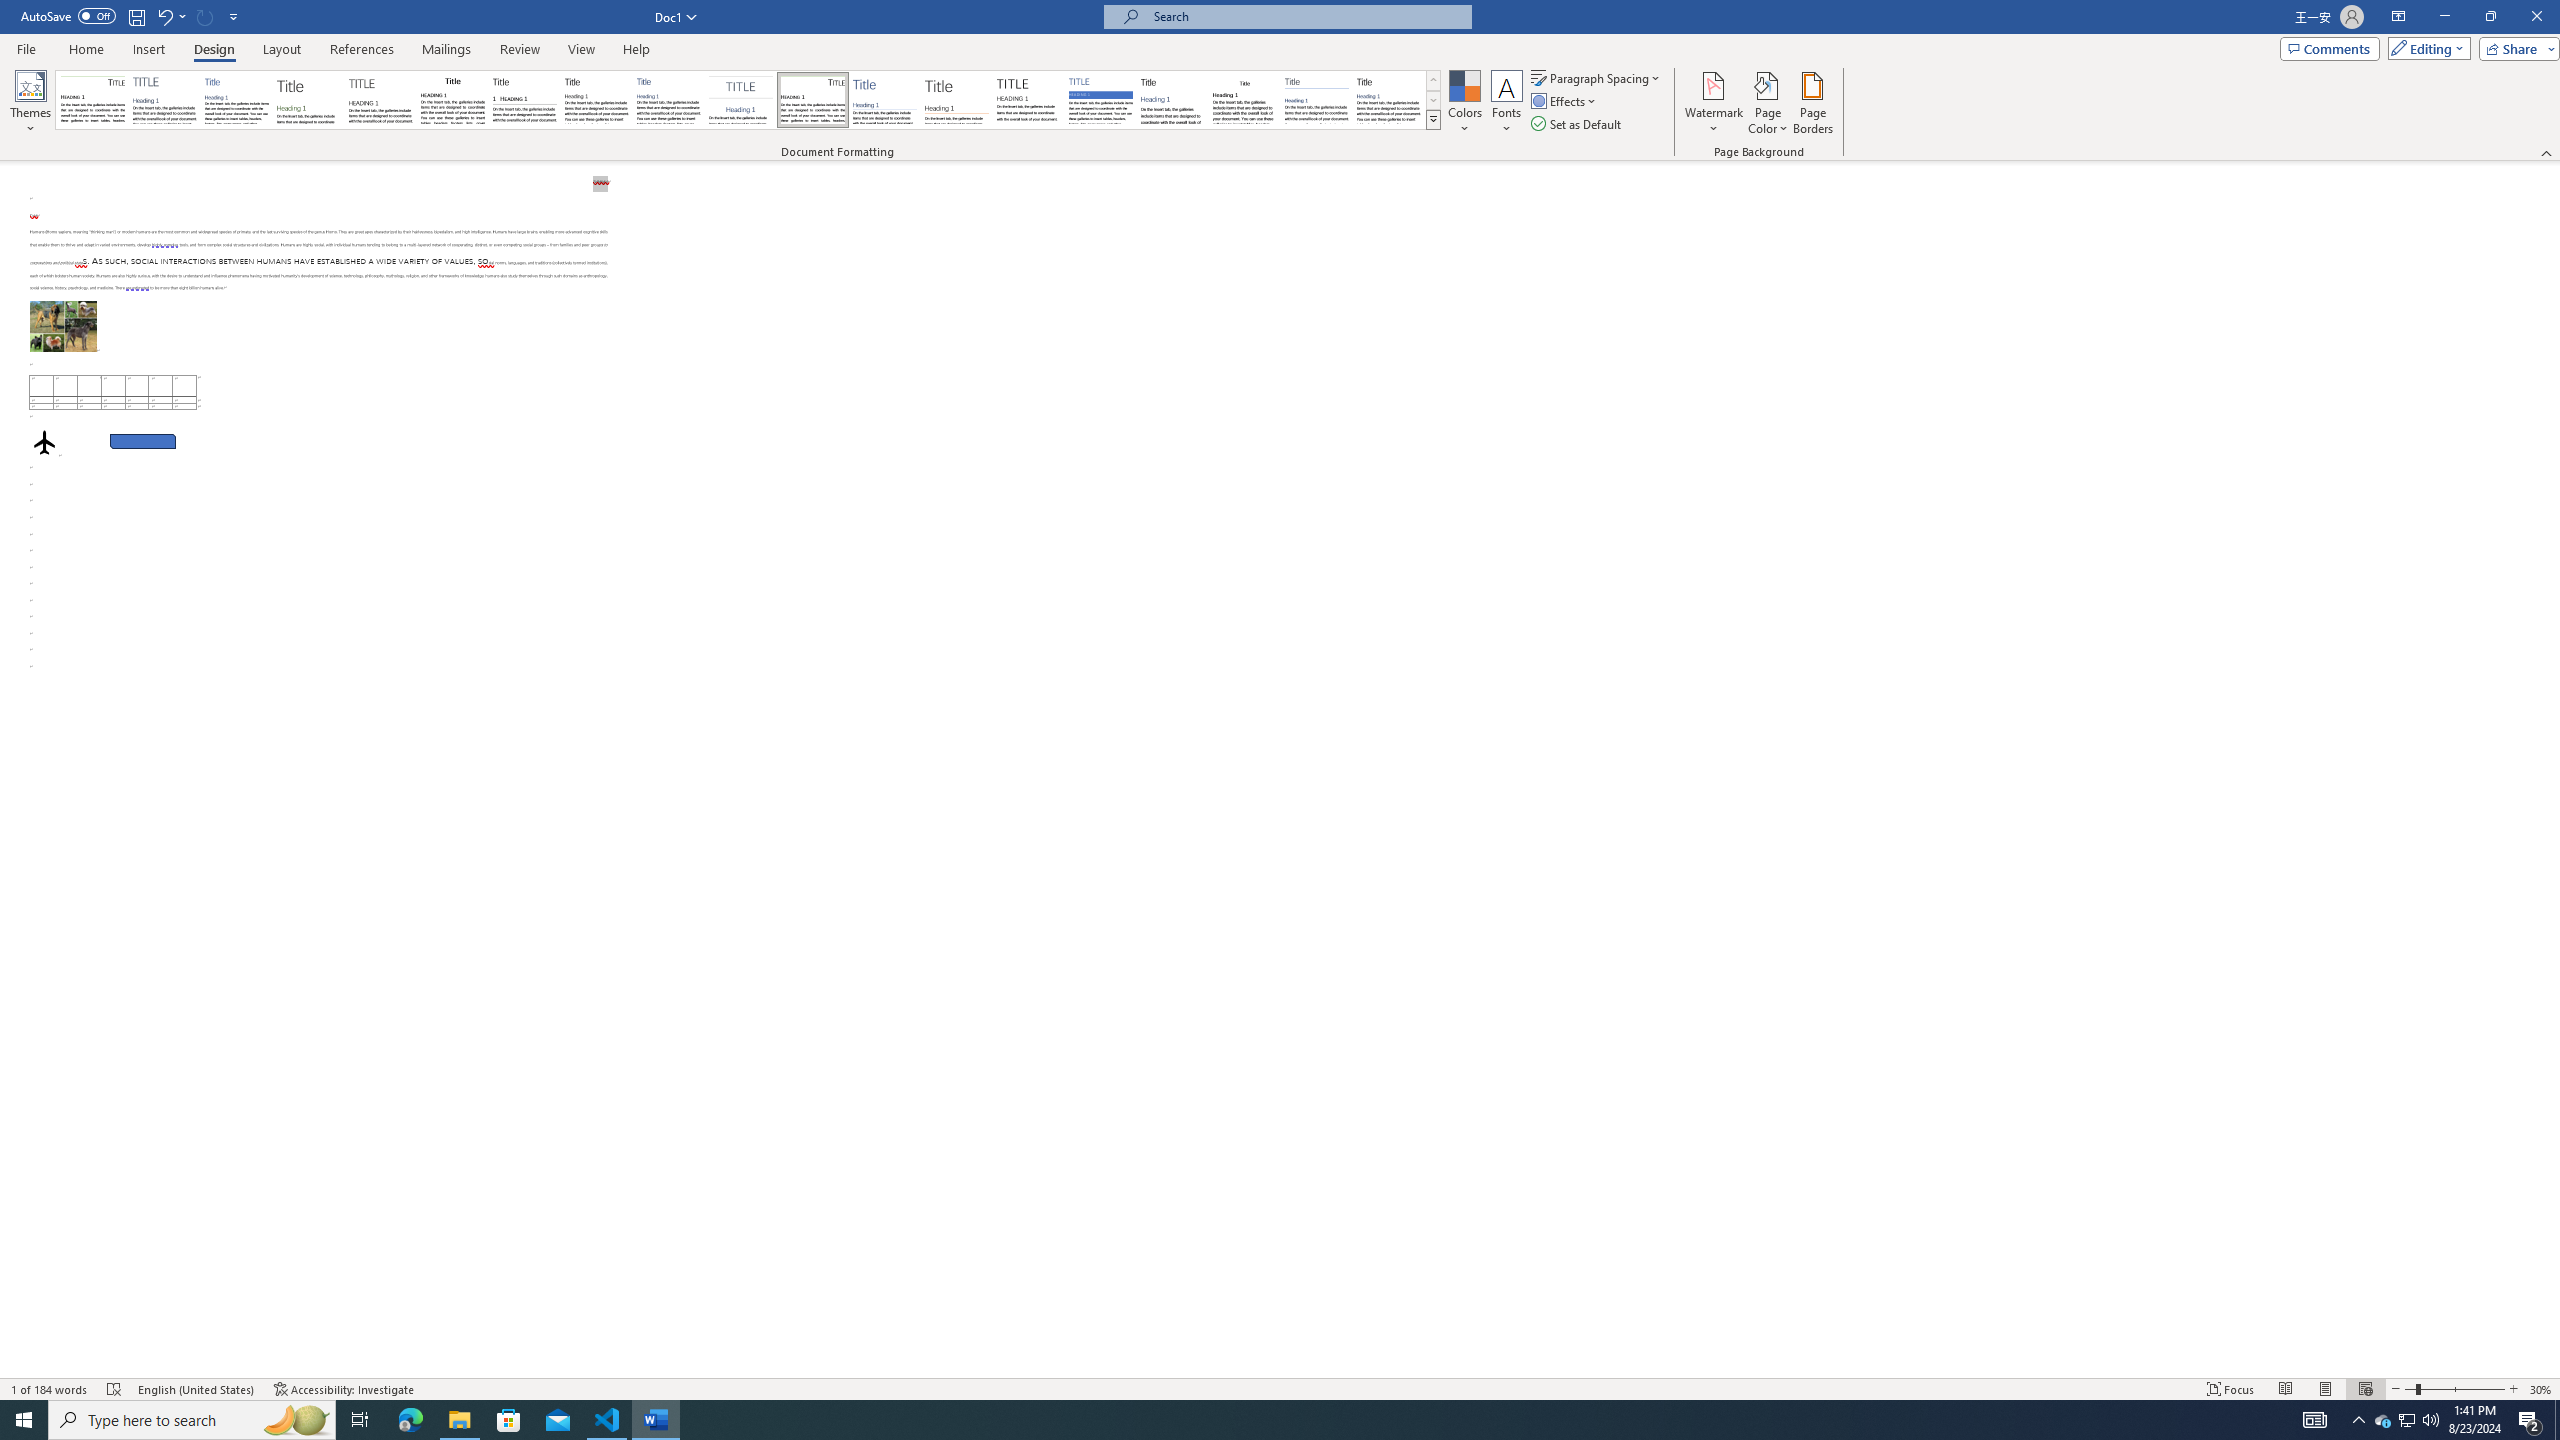 This screenshot has width=2560, height=1440. What do you see at coordinates (1813, 103) in the screenshot?
I see `'Page Borders...'` at bounding box center [1813, 103].